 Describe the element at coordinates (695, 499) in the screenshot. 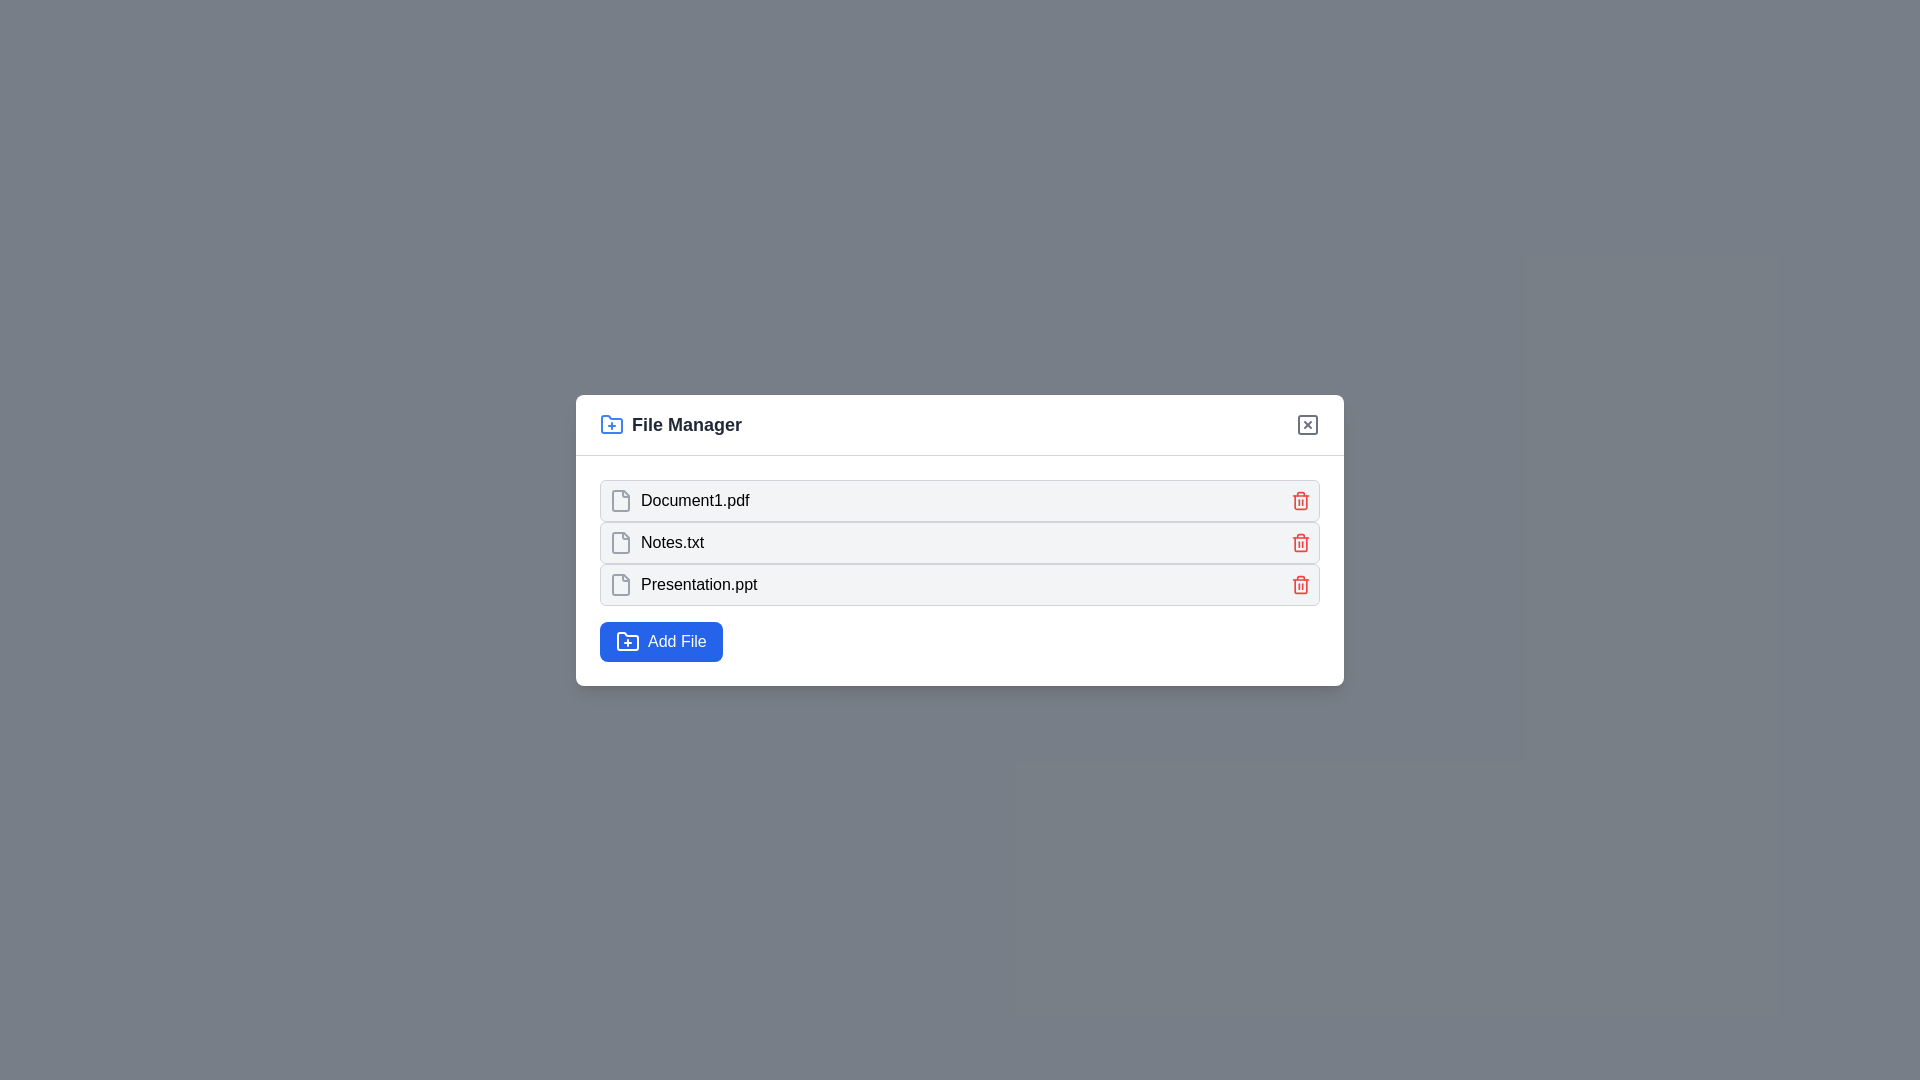

I see `on the text label 'Document1.pdf' located within the 'File Manager' window` at that location.